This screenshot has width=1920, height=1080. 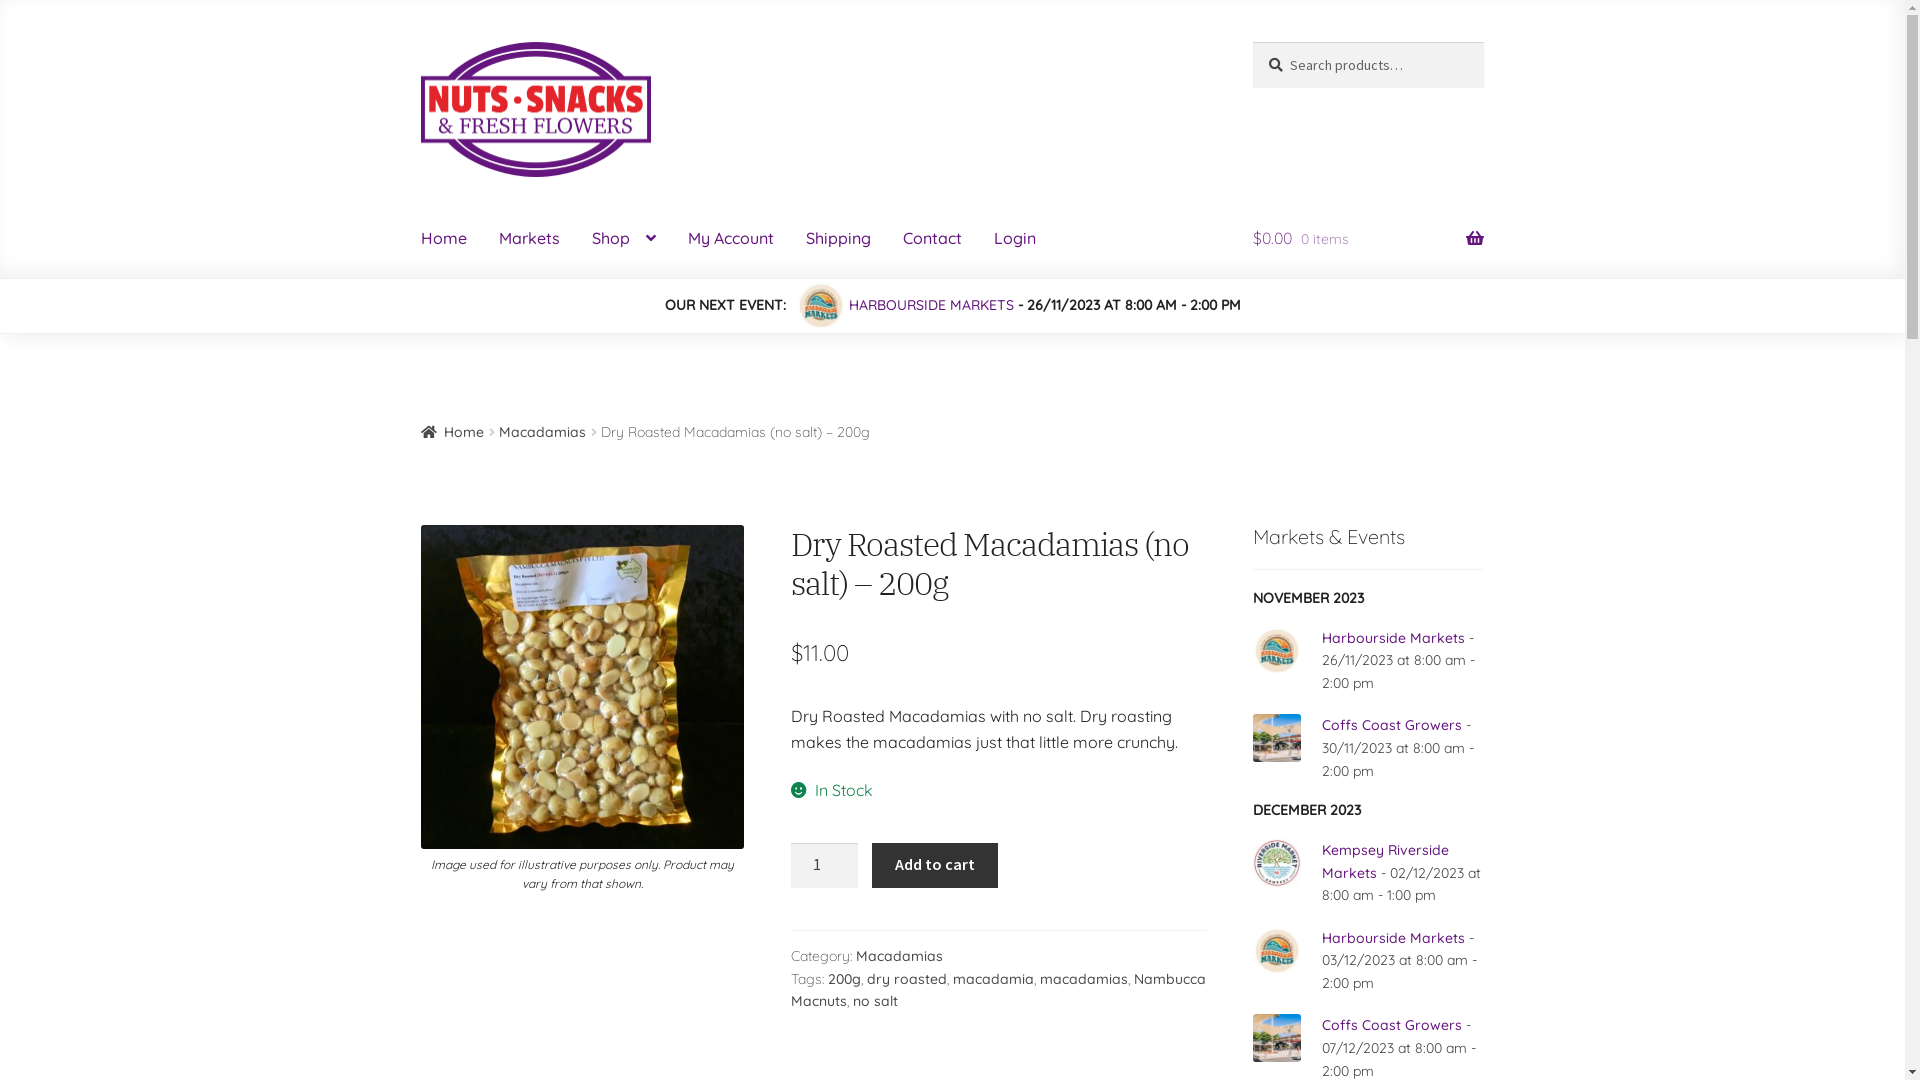 I want to click on '$0.00 0 items', so click(x=1367, y=238).